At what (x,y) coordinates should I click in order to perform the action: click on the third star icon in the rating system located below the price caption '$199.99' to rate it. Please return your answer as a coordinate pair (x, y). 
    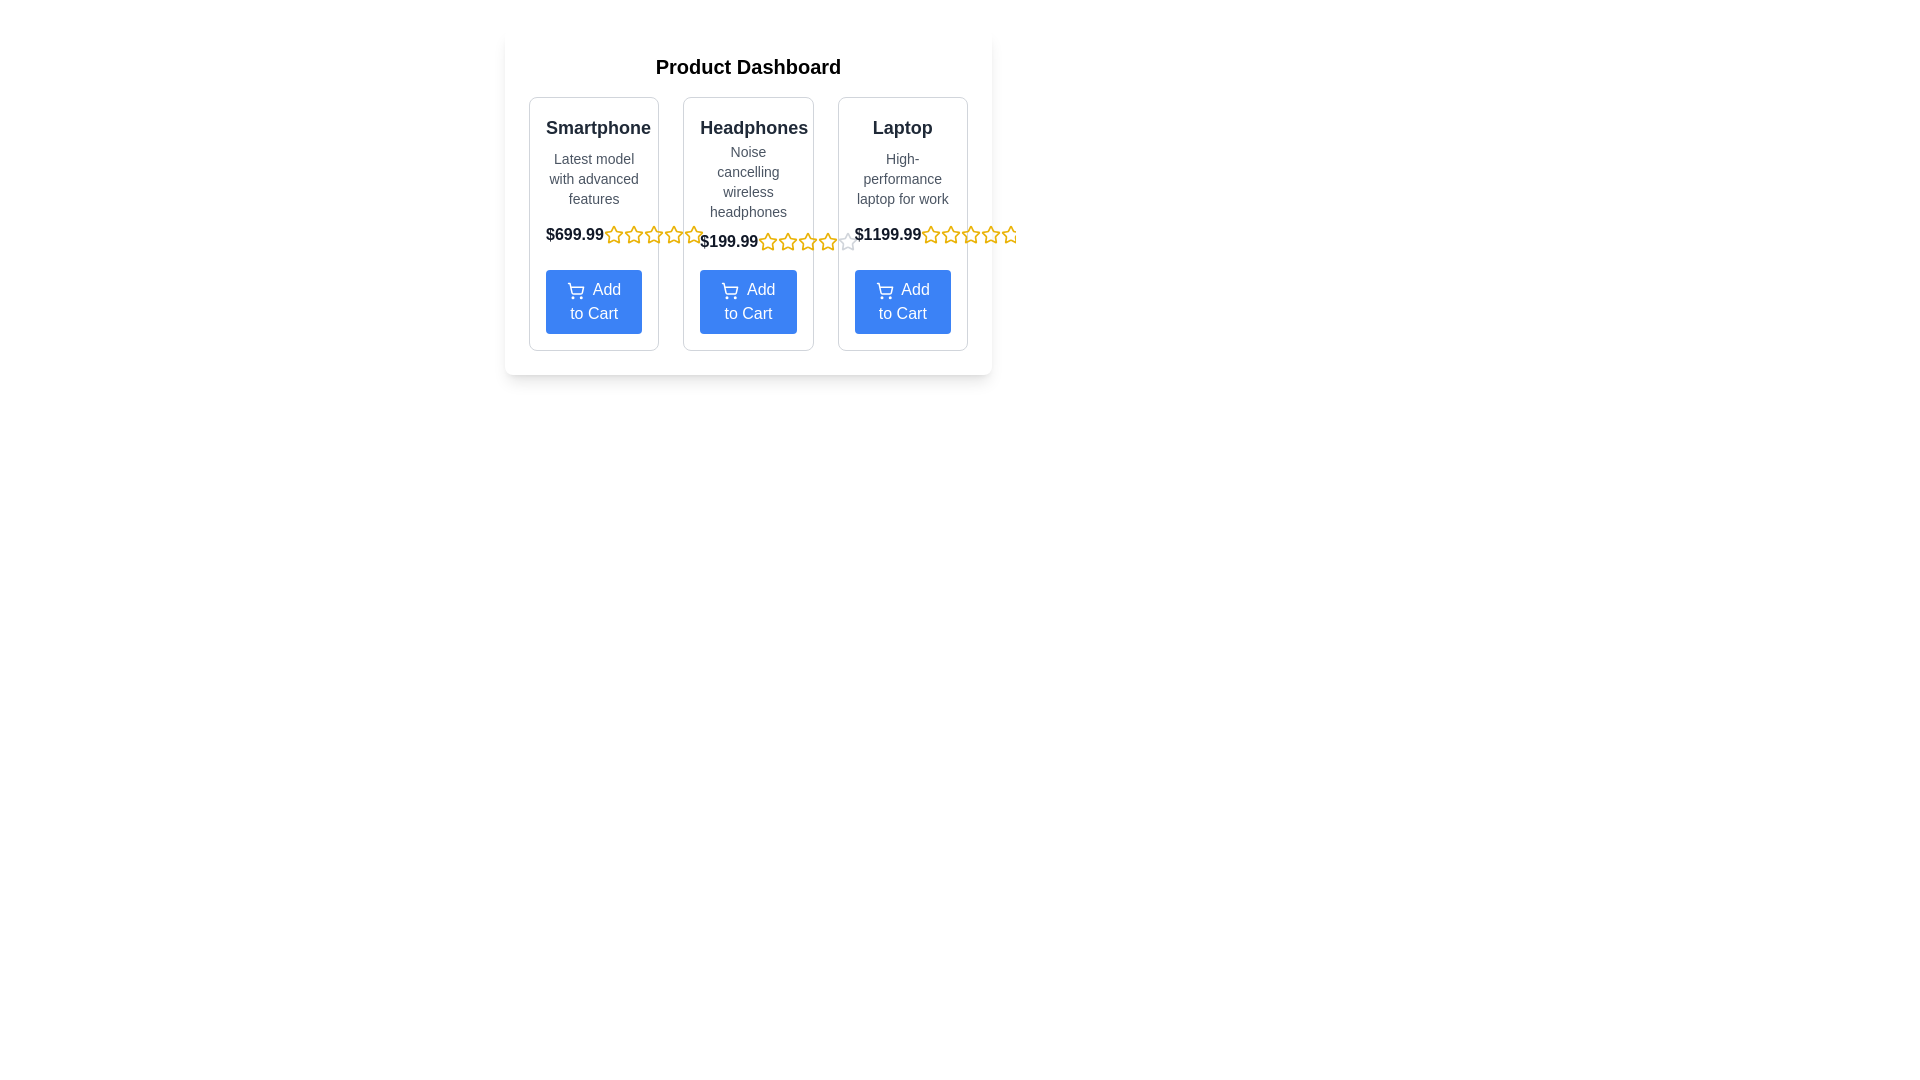
    Looking at the image, I should click on (808, 241).